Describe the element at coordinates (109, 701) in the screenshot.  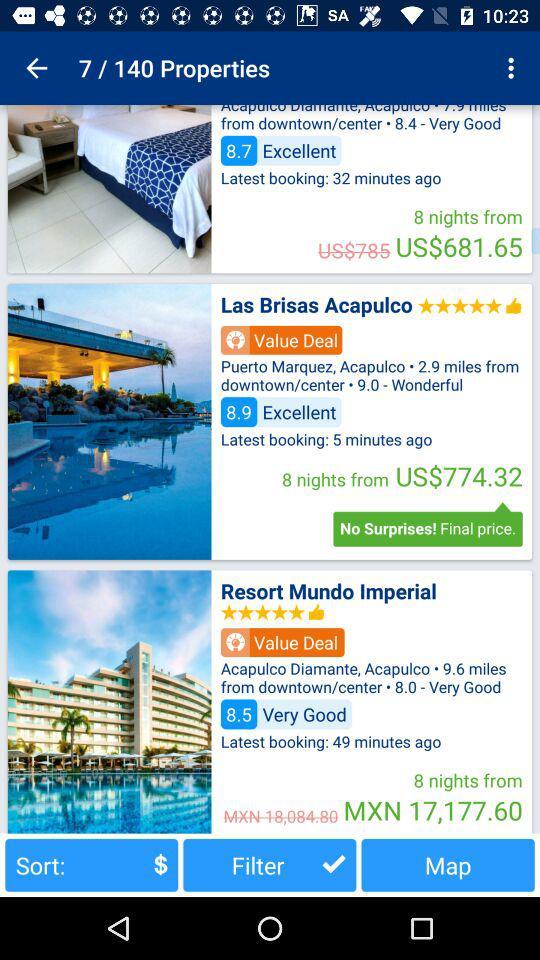
I see `resort photo` at that location.